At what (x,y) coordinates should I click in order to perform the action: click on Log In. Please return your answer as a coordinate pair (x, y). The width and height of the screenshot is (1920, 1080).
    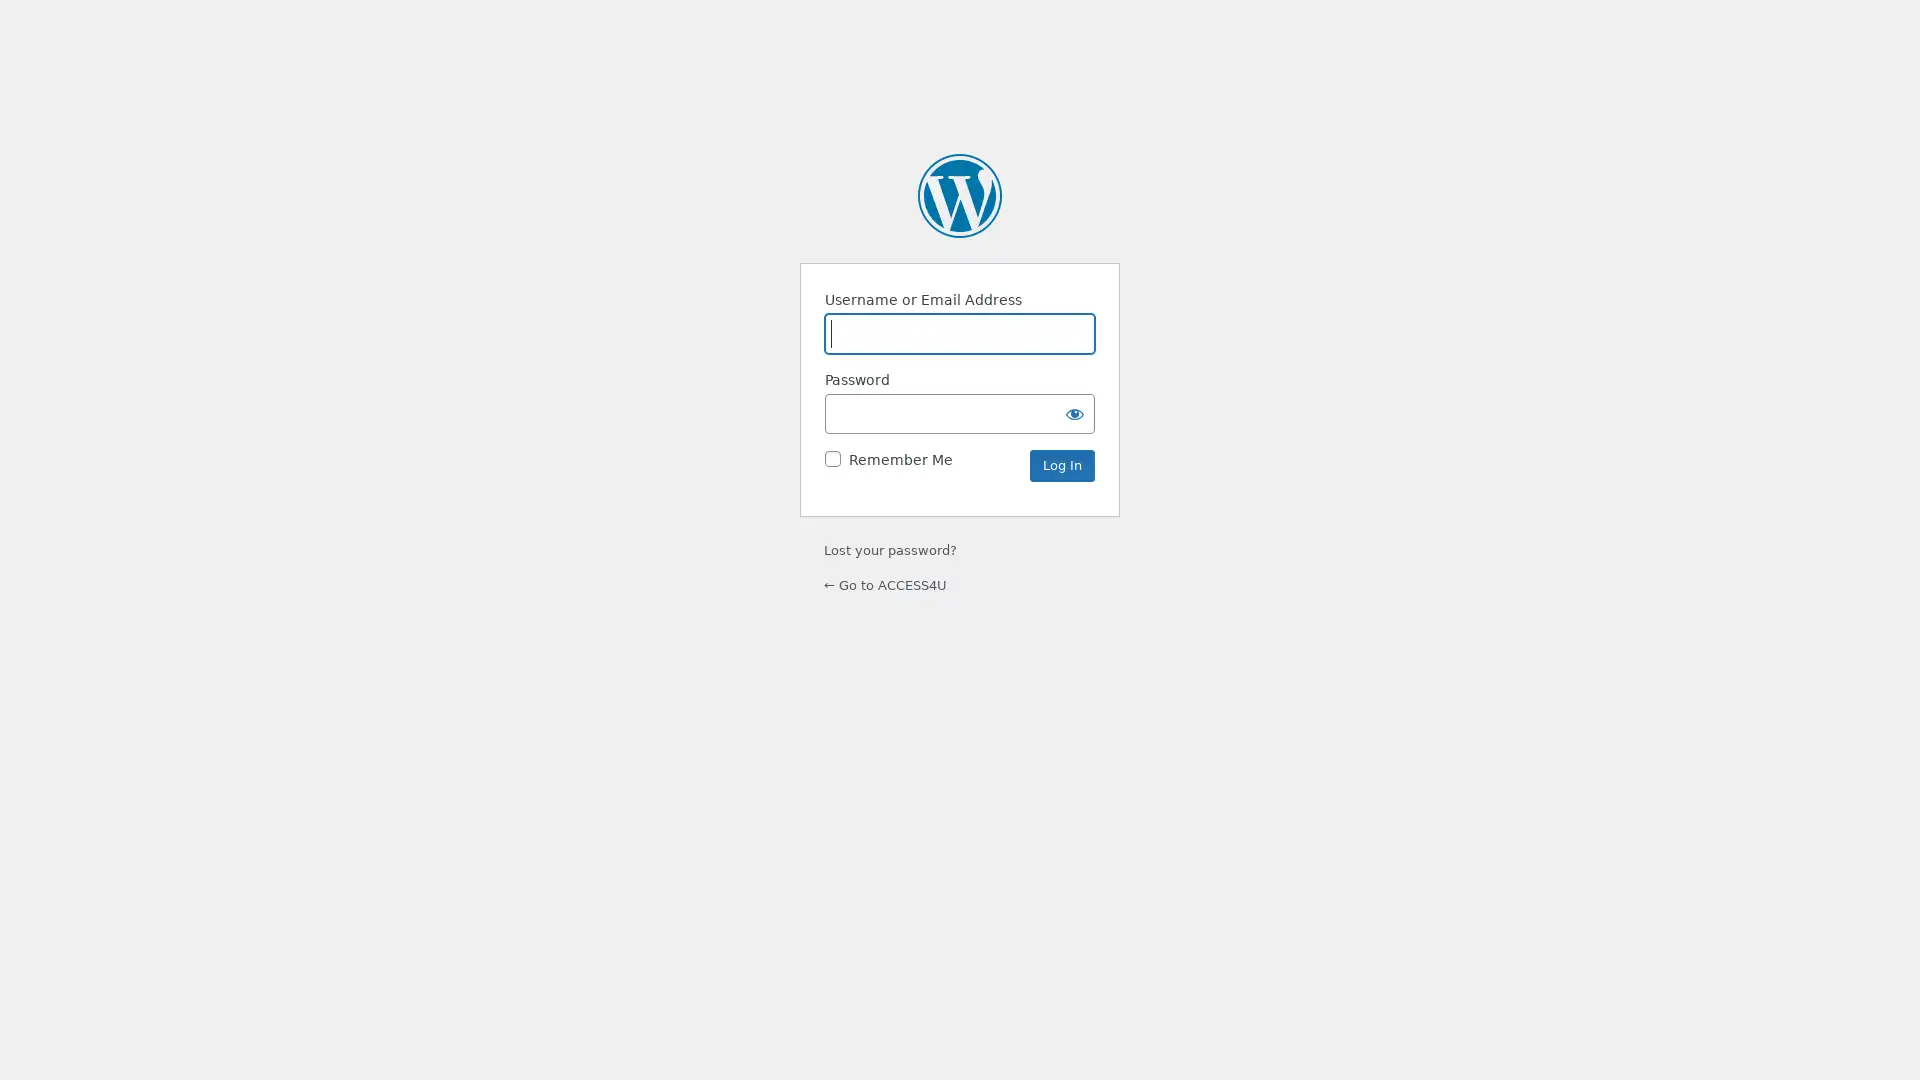
    Looking at the image, I should click on (1061, 465).